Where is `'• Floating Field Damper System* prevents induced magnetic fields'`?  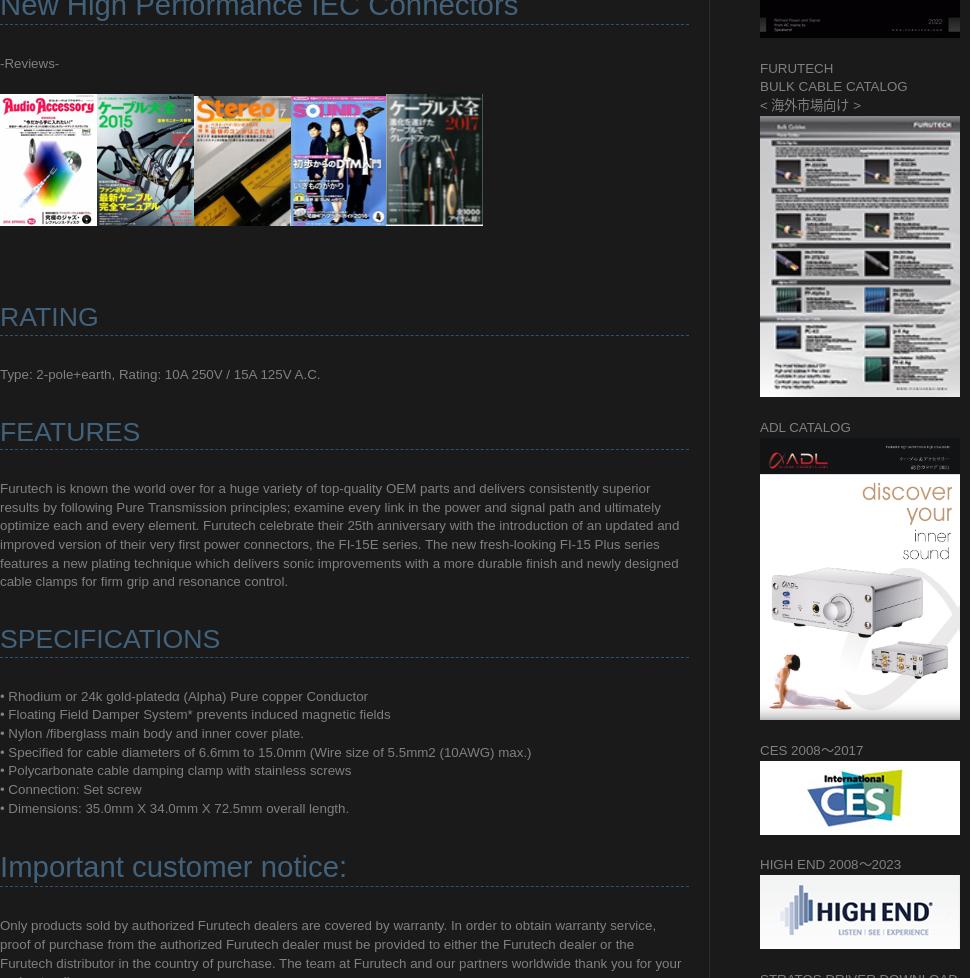
'• Floating Field Damper System* prevents induced magnetic fields' is located at coordinates (0, 714).